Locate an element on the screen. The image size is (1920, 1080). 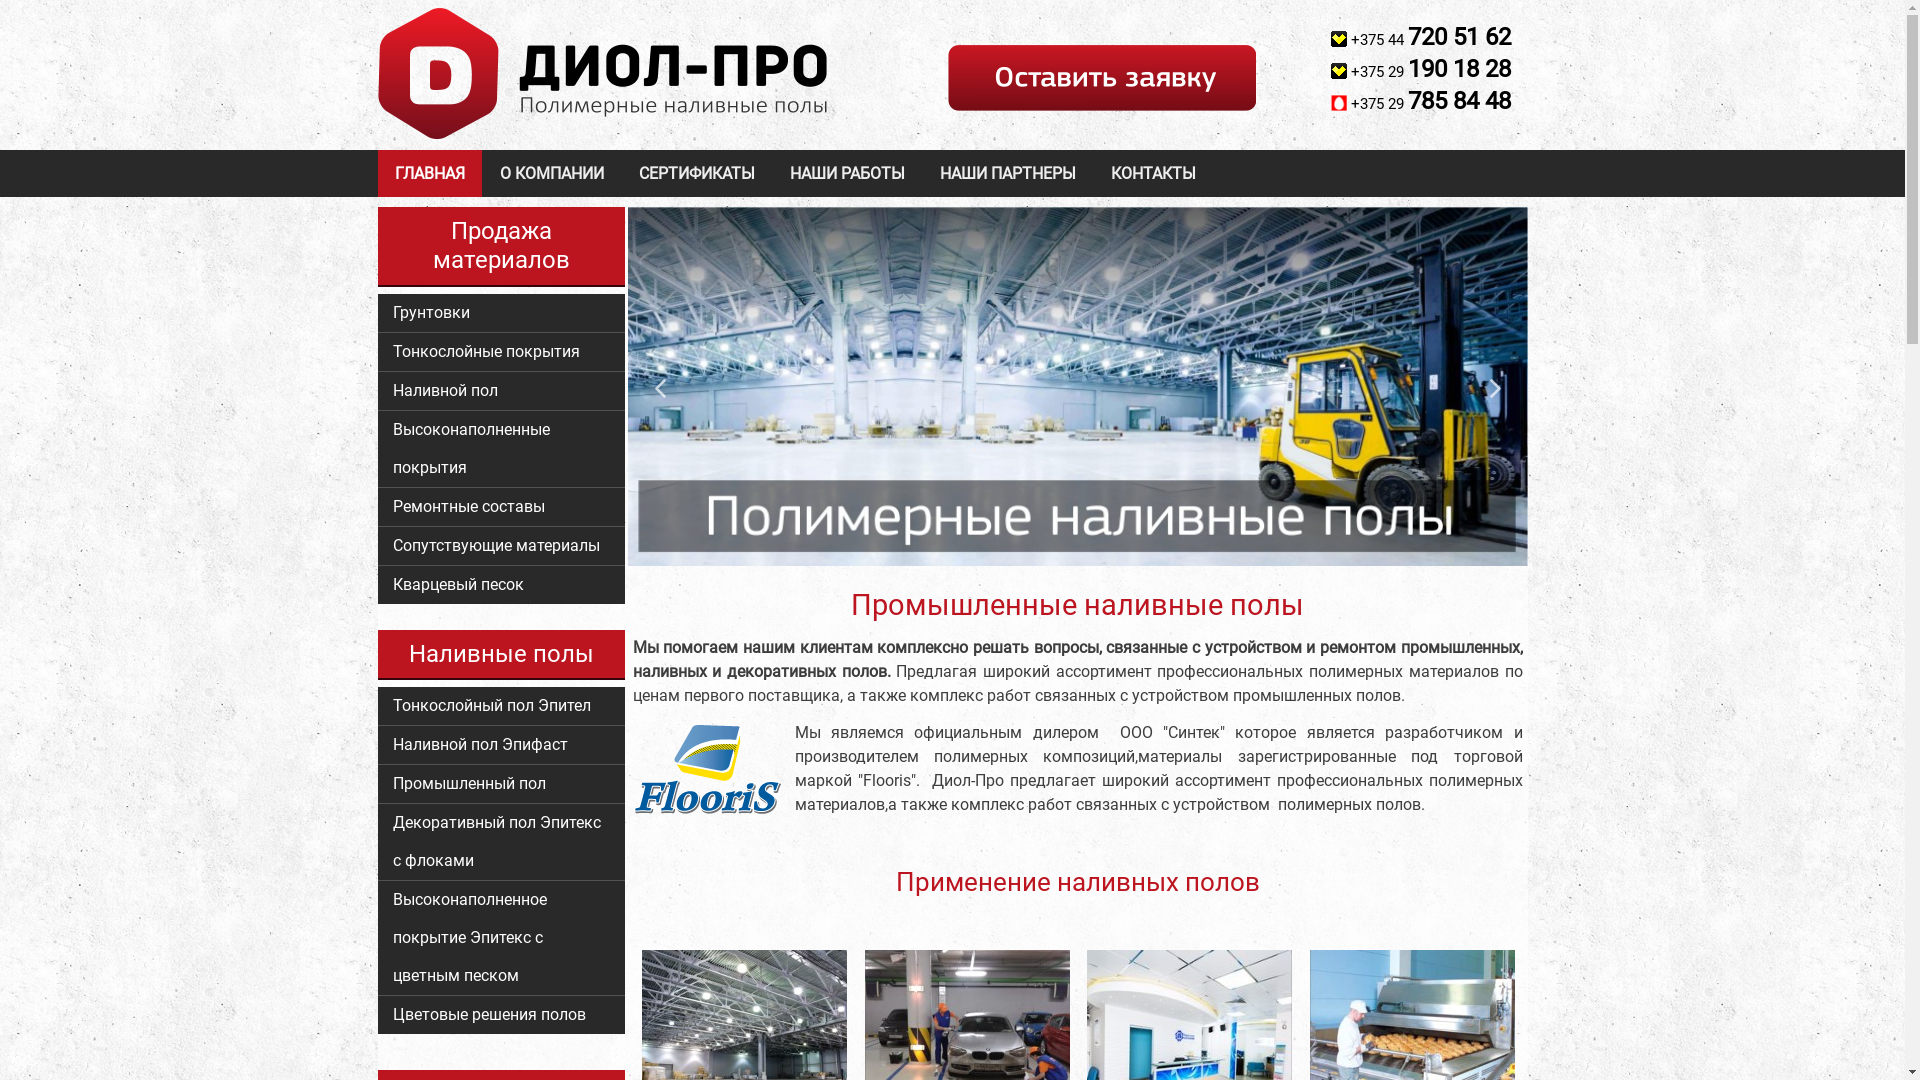
'Next' is located at coordinates (1494, 388).